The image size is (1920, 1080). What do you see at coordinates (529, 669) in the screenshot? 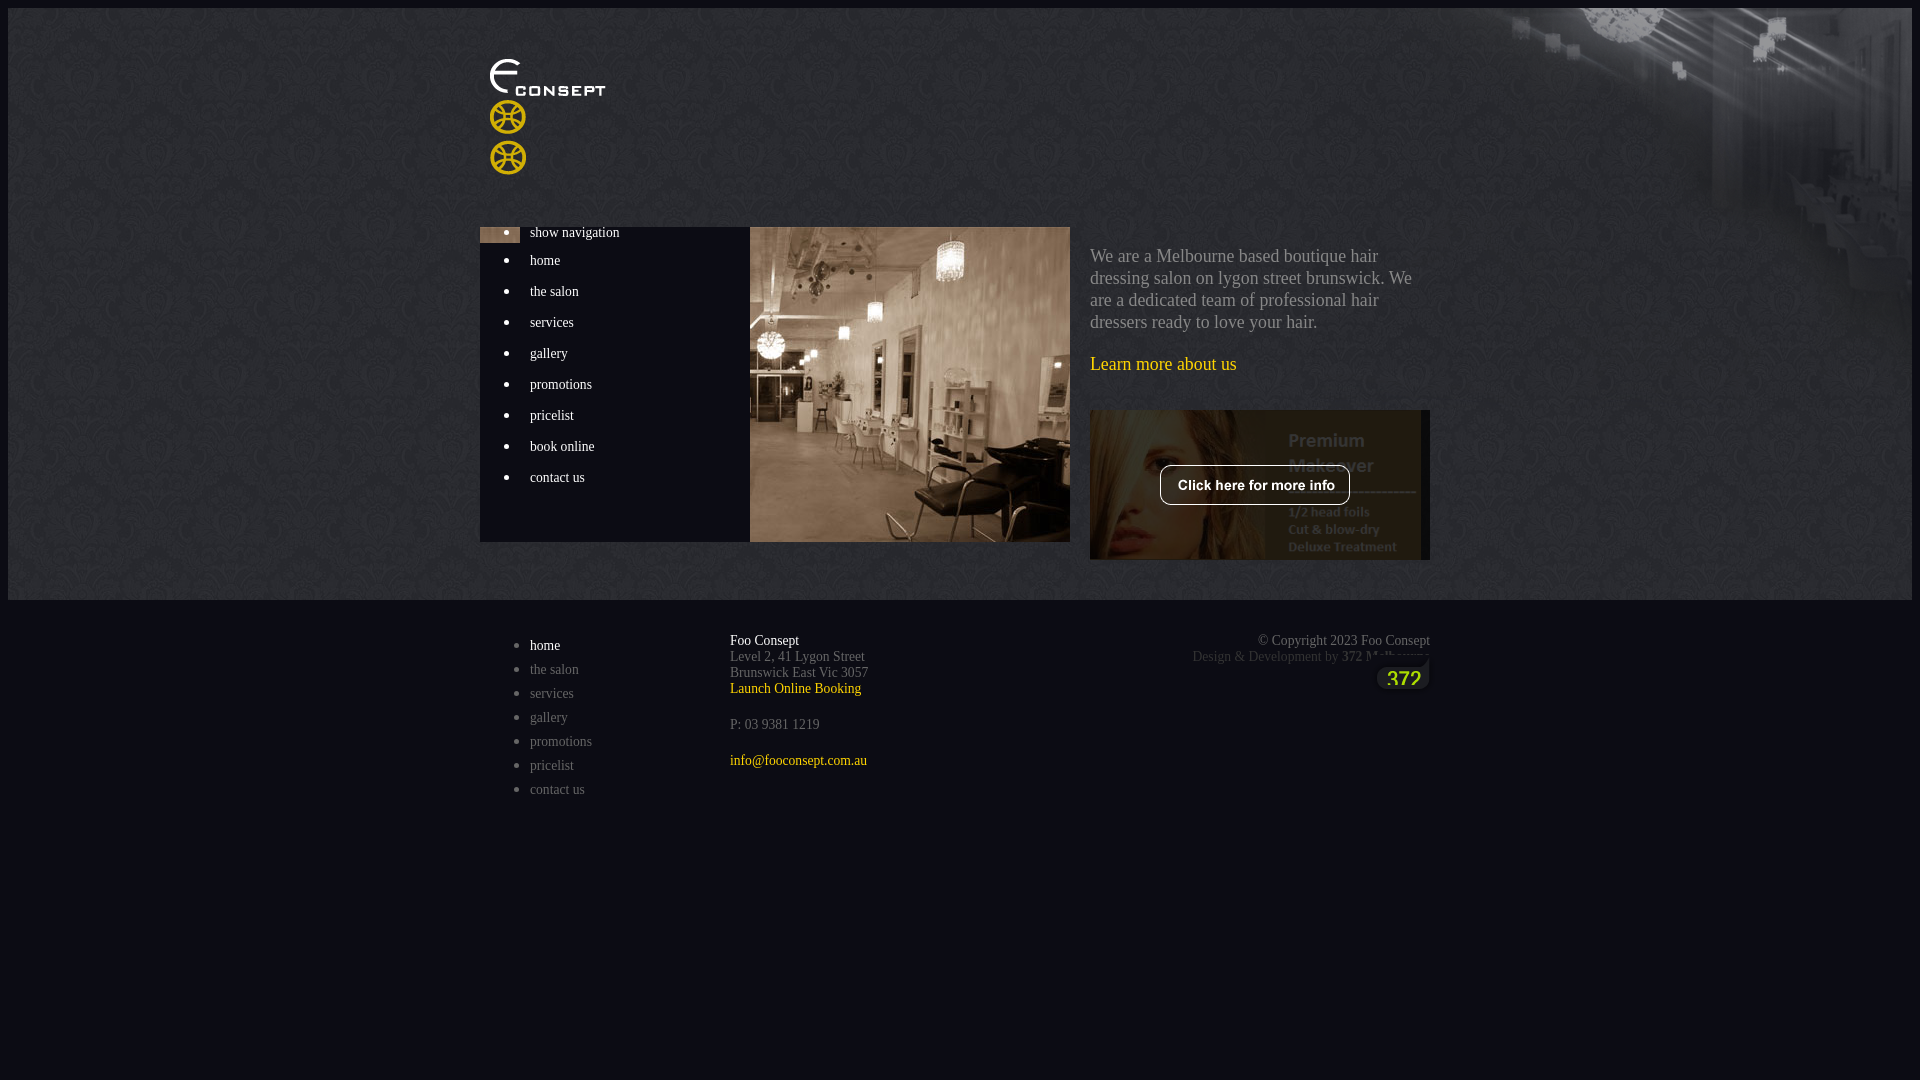
I see `'the salon'` at bounding box center [529, 669].